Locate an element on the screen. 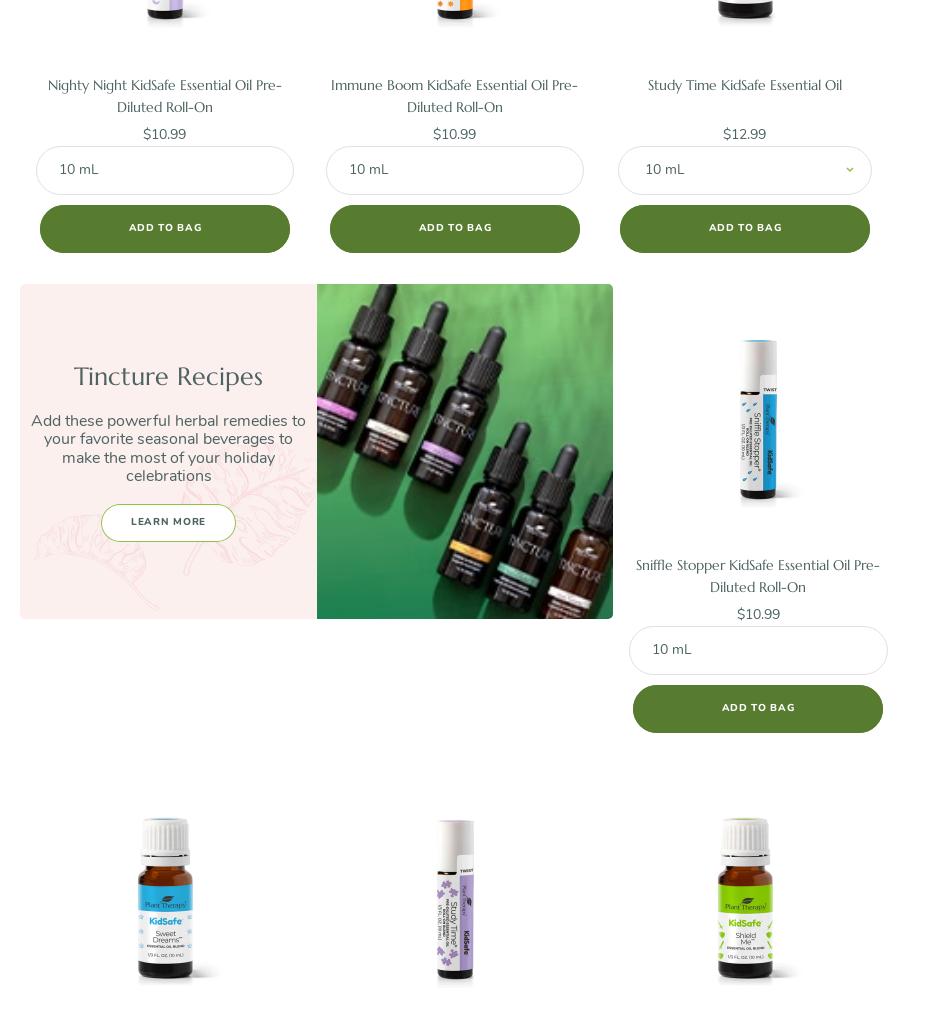 This screenshot has width=950, height=1026. '10 mL
$12.99' is located at coordinates (743, 210).